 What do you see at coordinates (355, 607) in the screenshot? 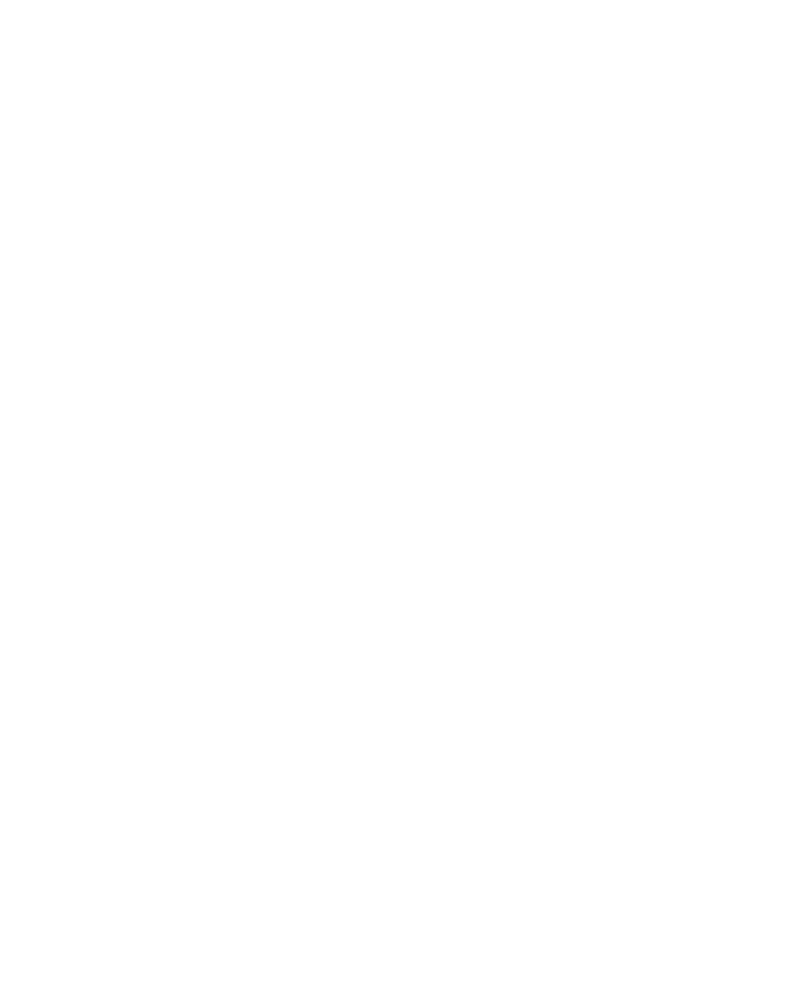
I see `'Focal Naim America has introduced its newly redesigned “Trio6 ST6” 3-way studio monitors.'` at bounding box center [355, 607].